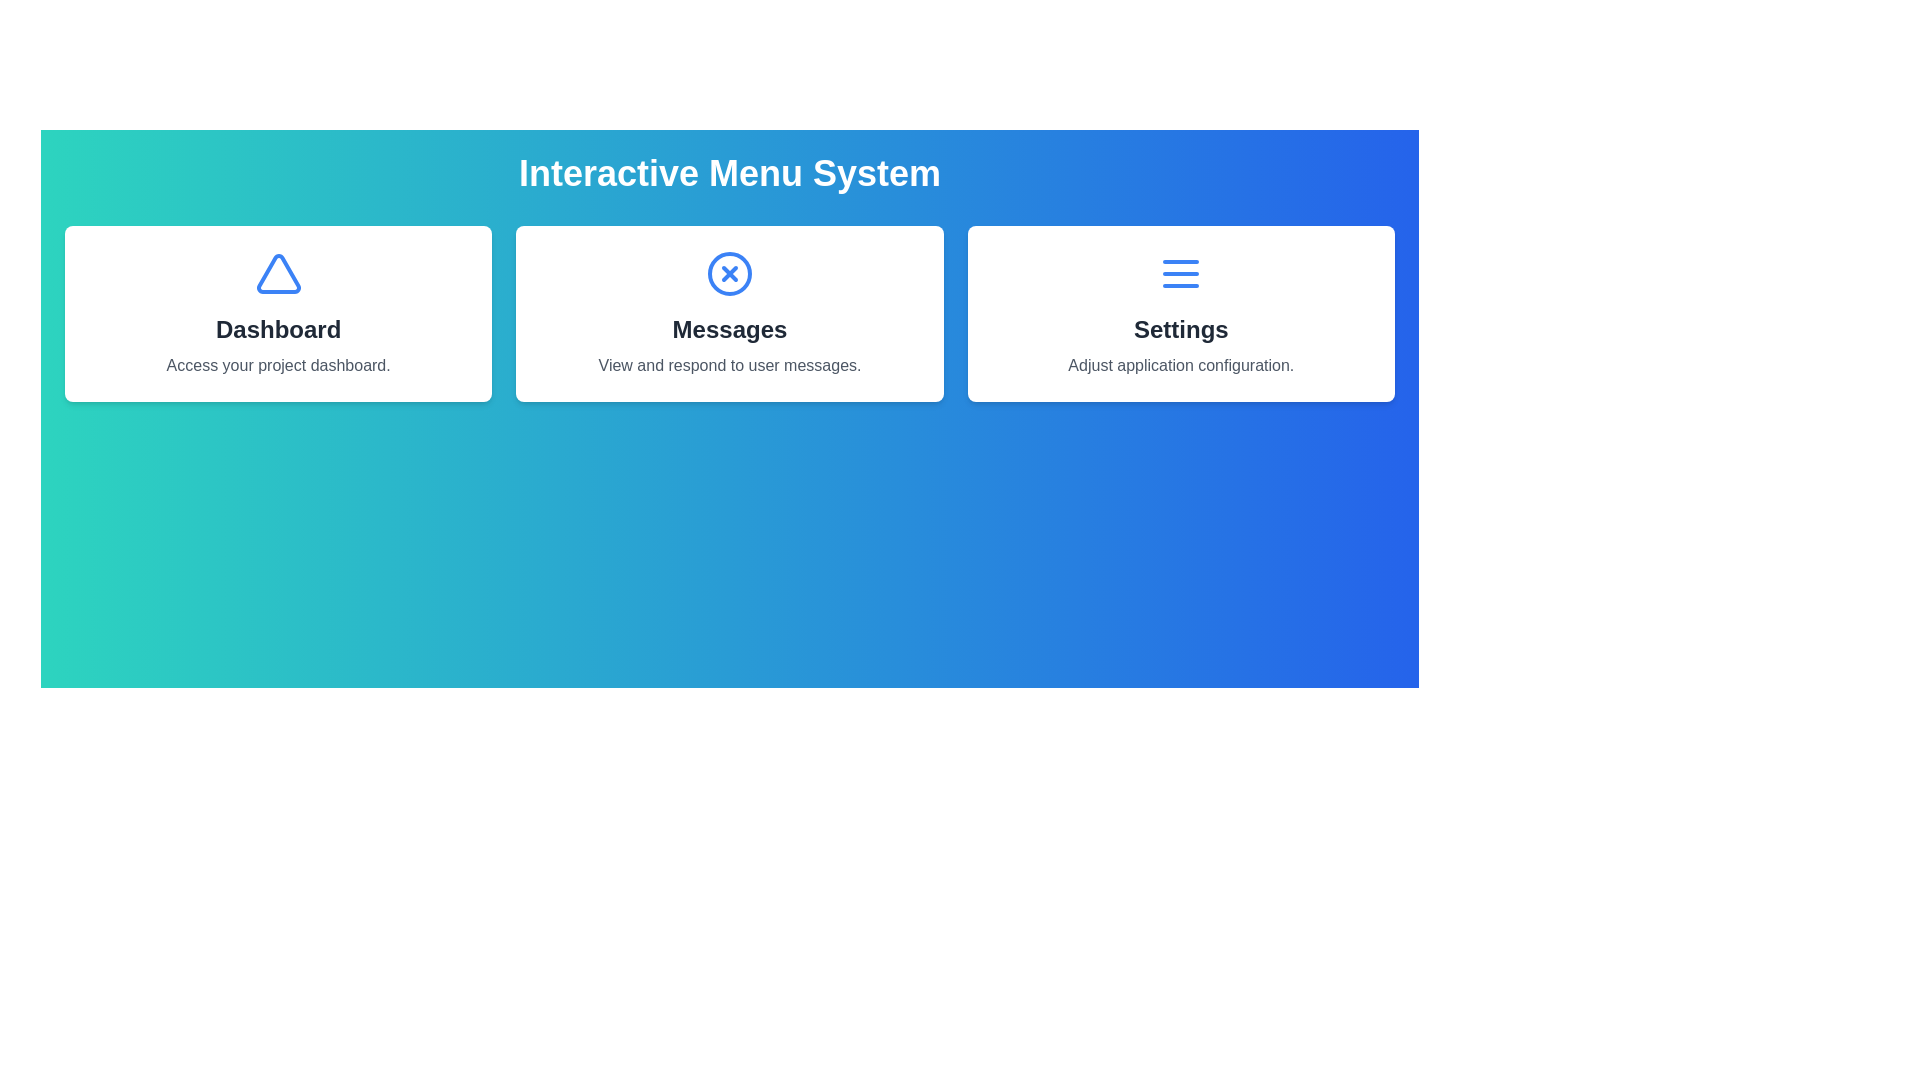 This screenshot has width=1920, height=1080. What do you see at coordinates (1181, 366) in the screenshot?
I see `the text label that reads 'Adjust application configuration.' which is centrally aligned below the 'Settings' heading in the card-like section` at bounding box center [1181, 366].